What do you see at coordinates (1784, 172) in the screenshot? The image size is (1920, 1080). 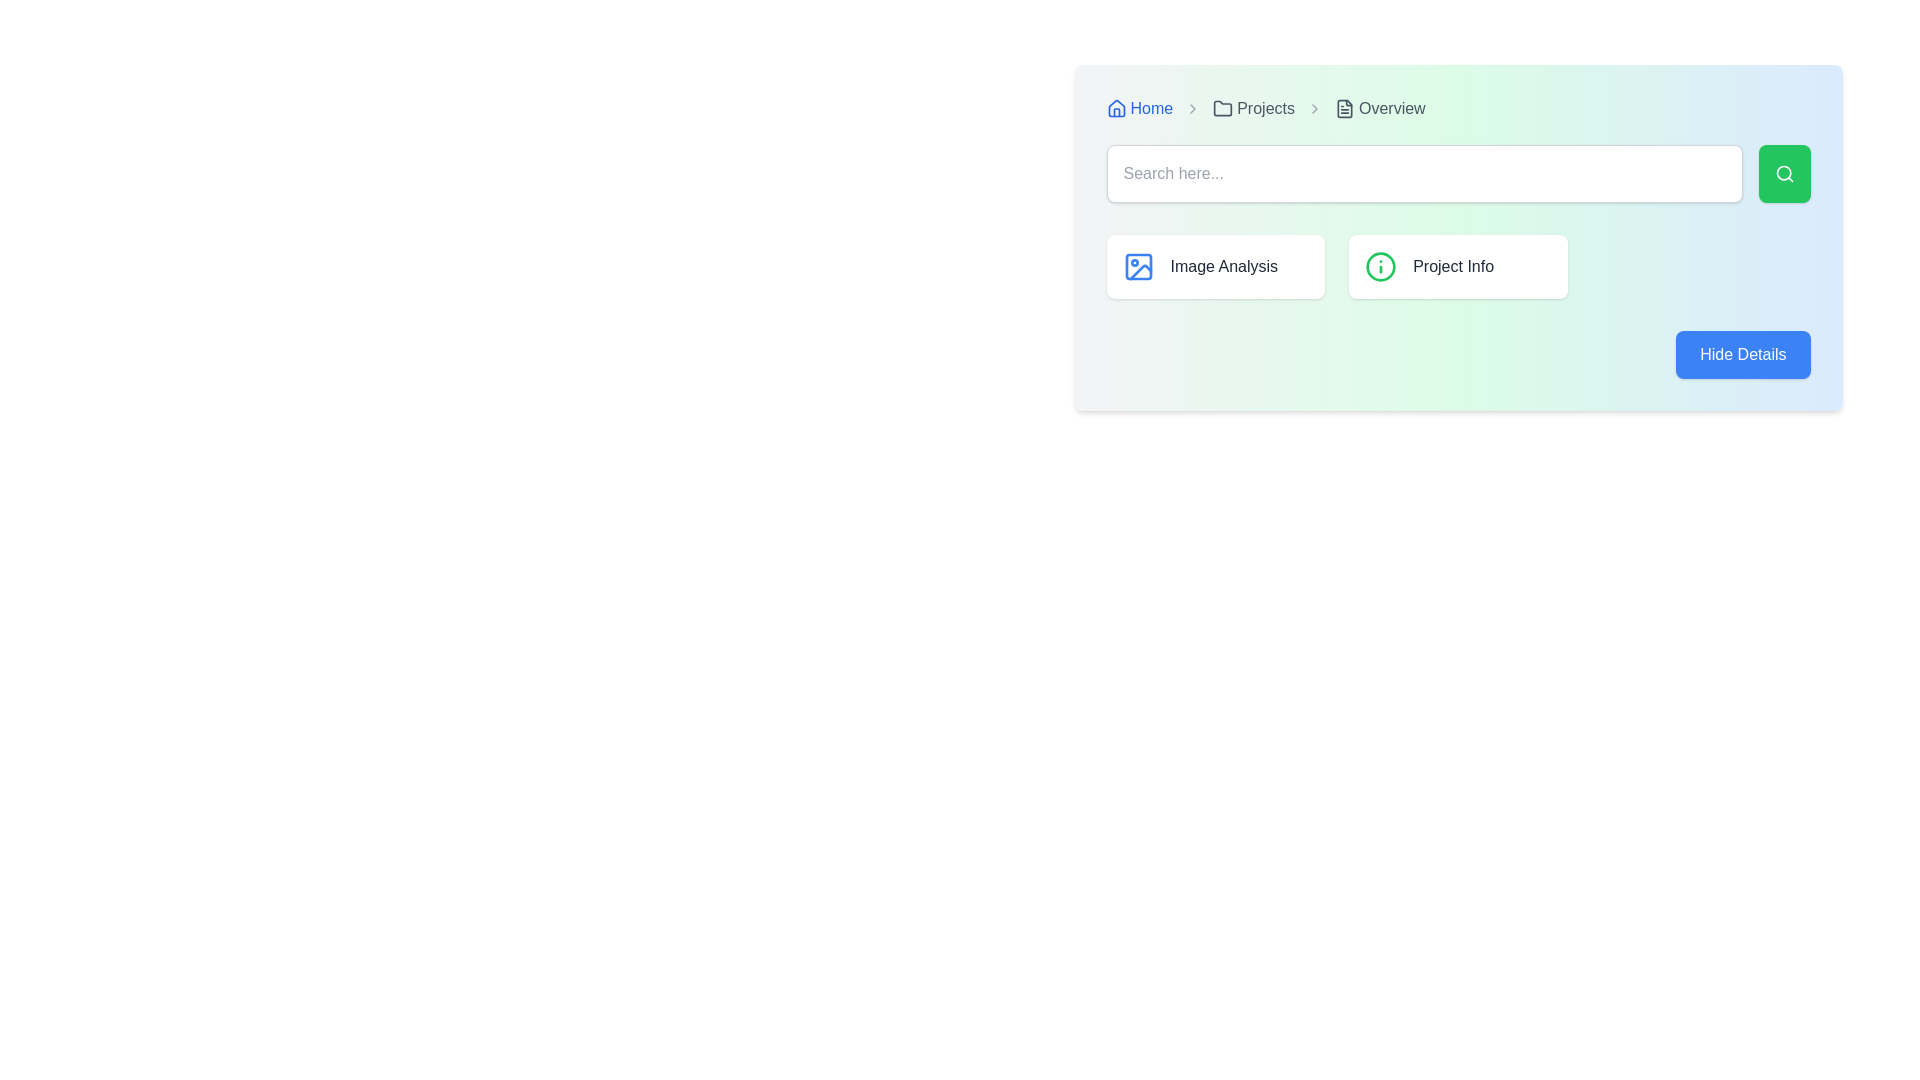 I see `the small rectangular button with a green background and a white search icon, located to the right of the 'Search here...' text input field, to change its background color` at bounding box center [1784, 172].